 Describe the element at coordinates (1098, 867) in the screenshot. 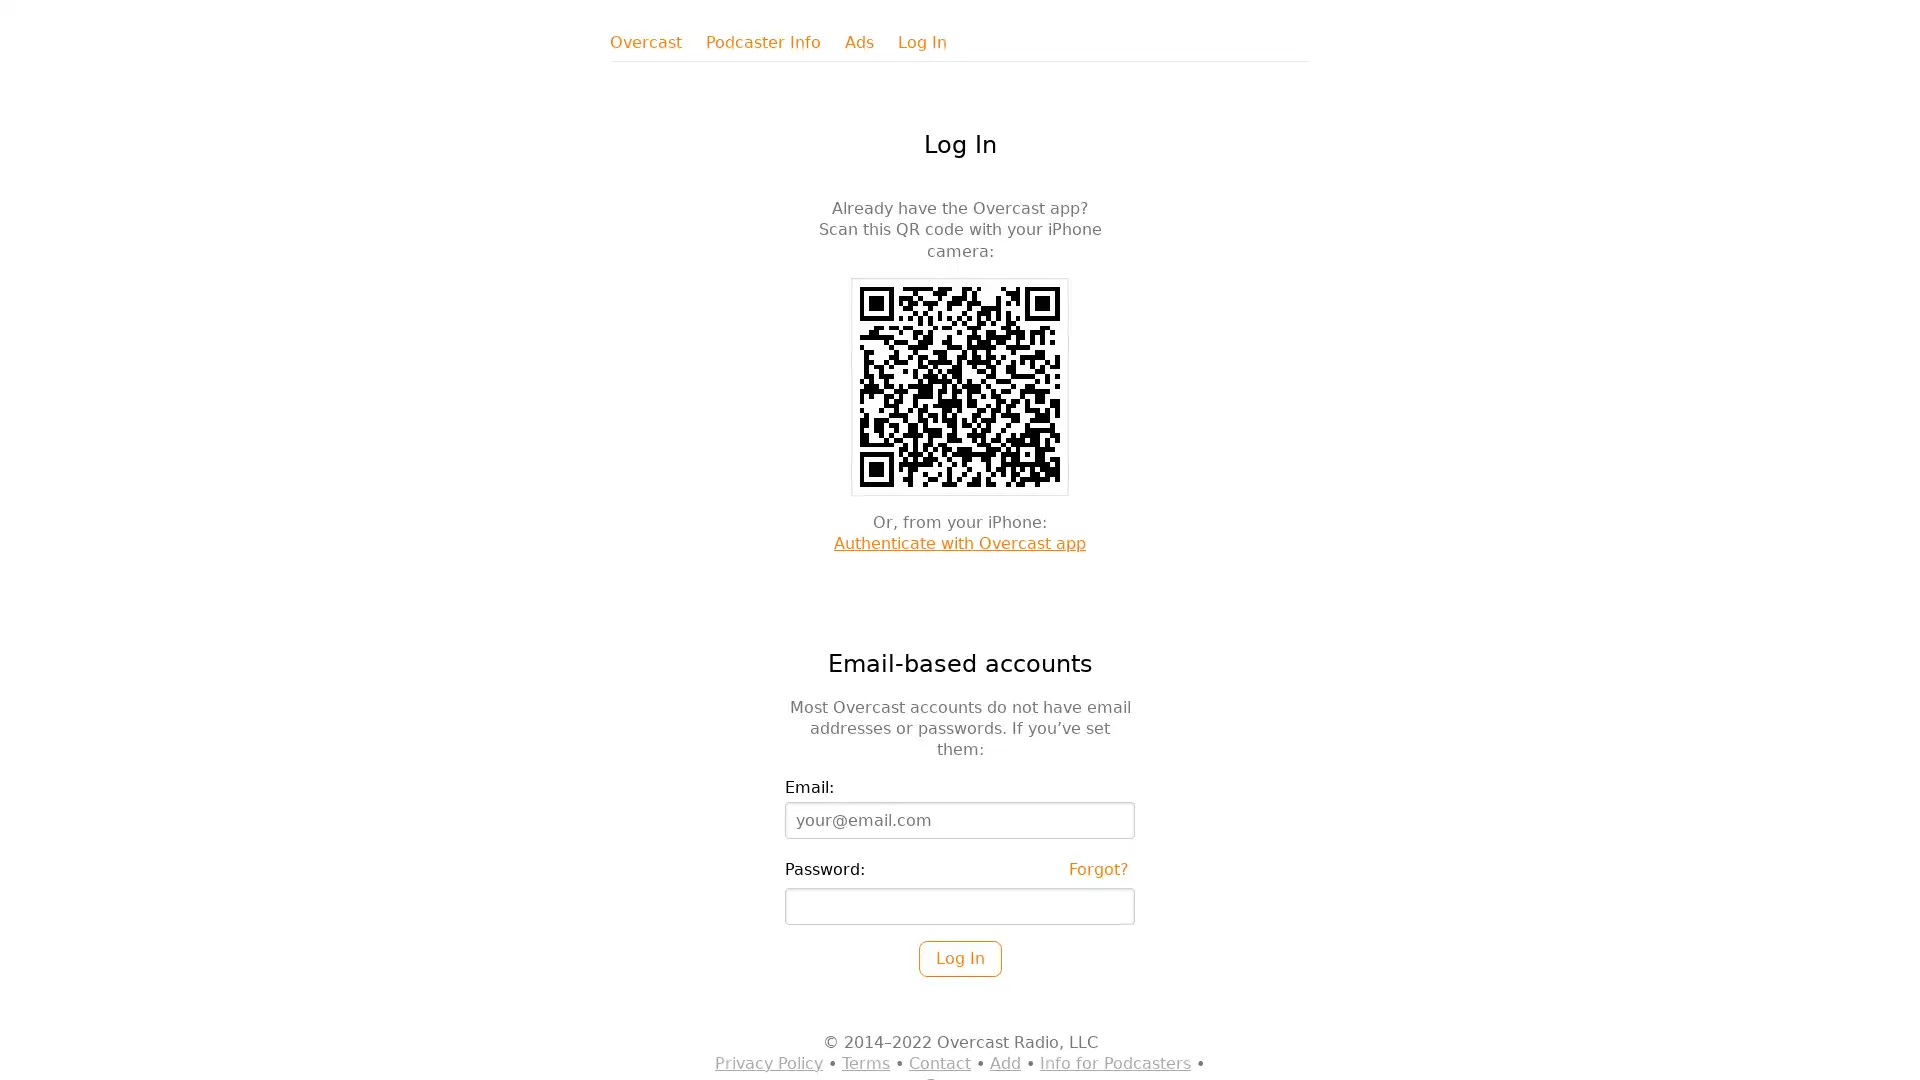

I see `Forgot?` at that location.